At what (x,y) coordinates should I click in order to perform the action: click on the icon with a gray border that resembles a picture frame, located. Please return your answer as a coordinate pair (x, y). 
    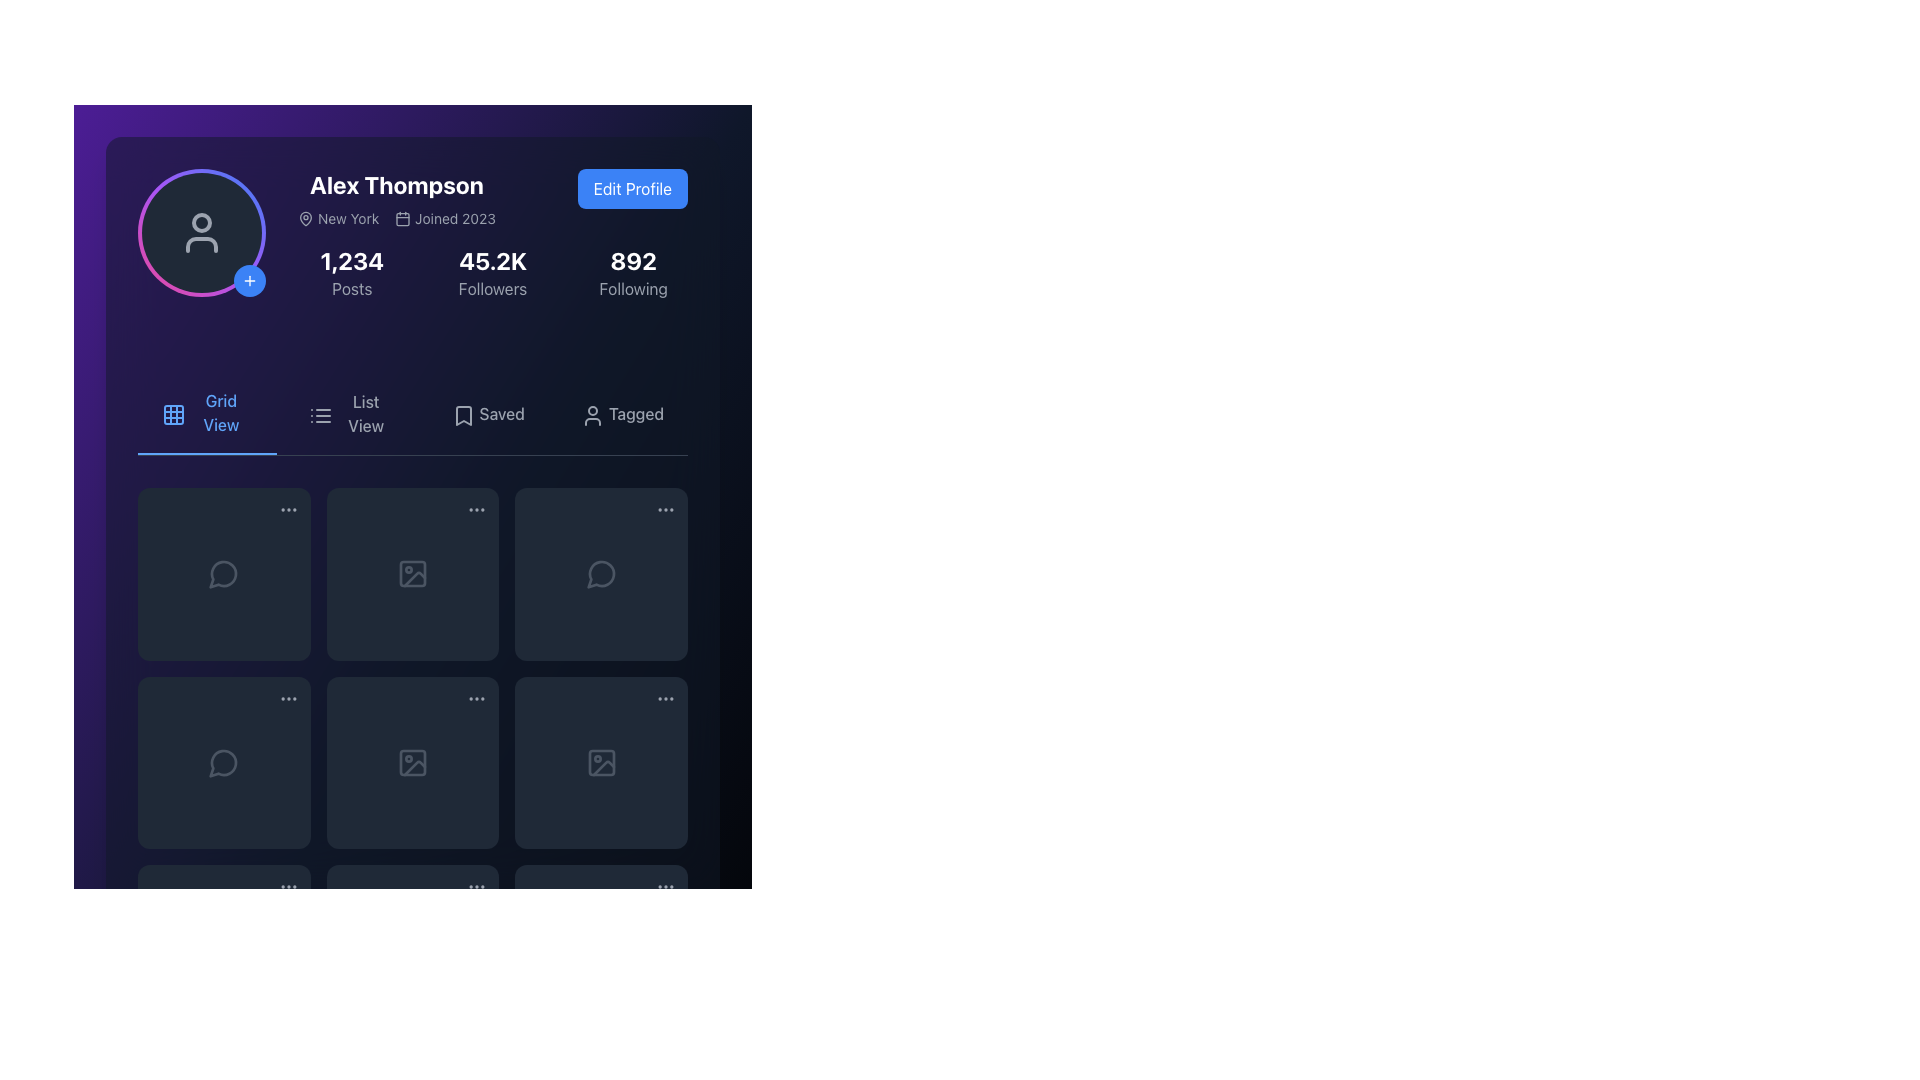
    Looking at the image, I should click on (411, 763).